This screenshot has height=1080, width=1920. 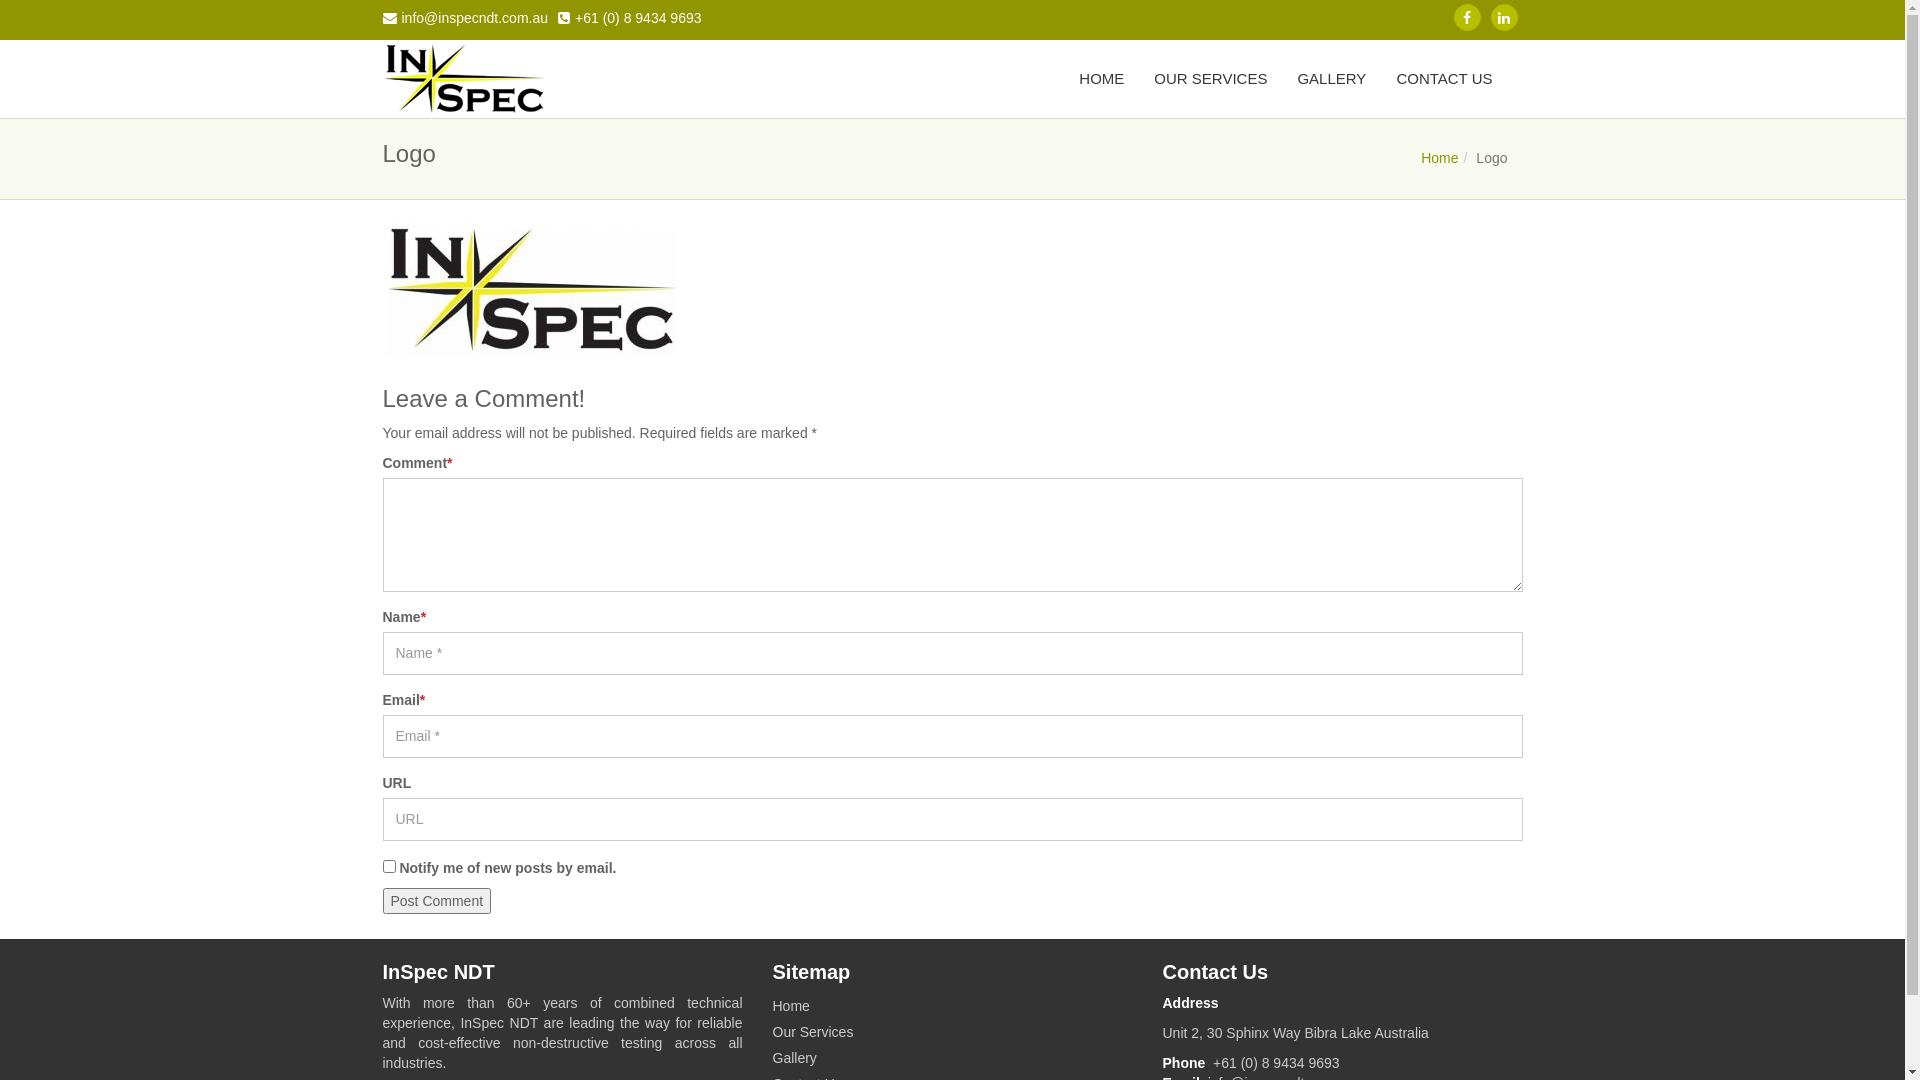 I want to click on 'Facebook', so click(x=1467, y=17).